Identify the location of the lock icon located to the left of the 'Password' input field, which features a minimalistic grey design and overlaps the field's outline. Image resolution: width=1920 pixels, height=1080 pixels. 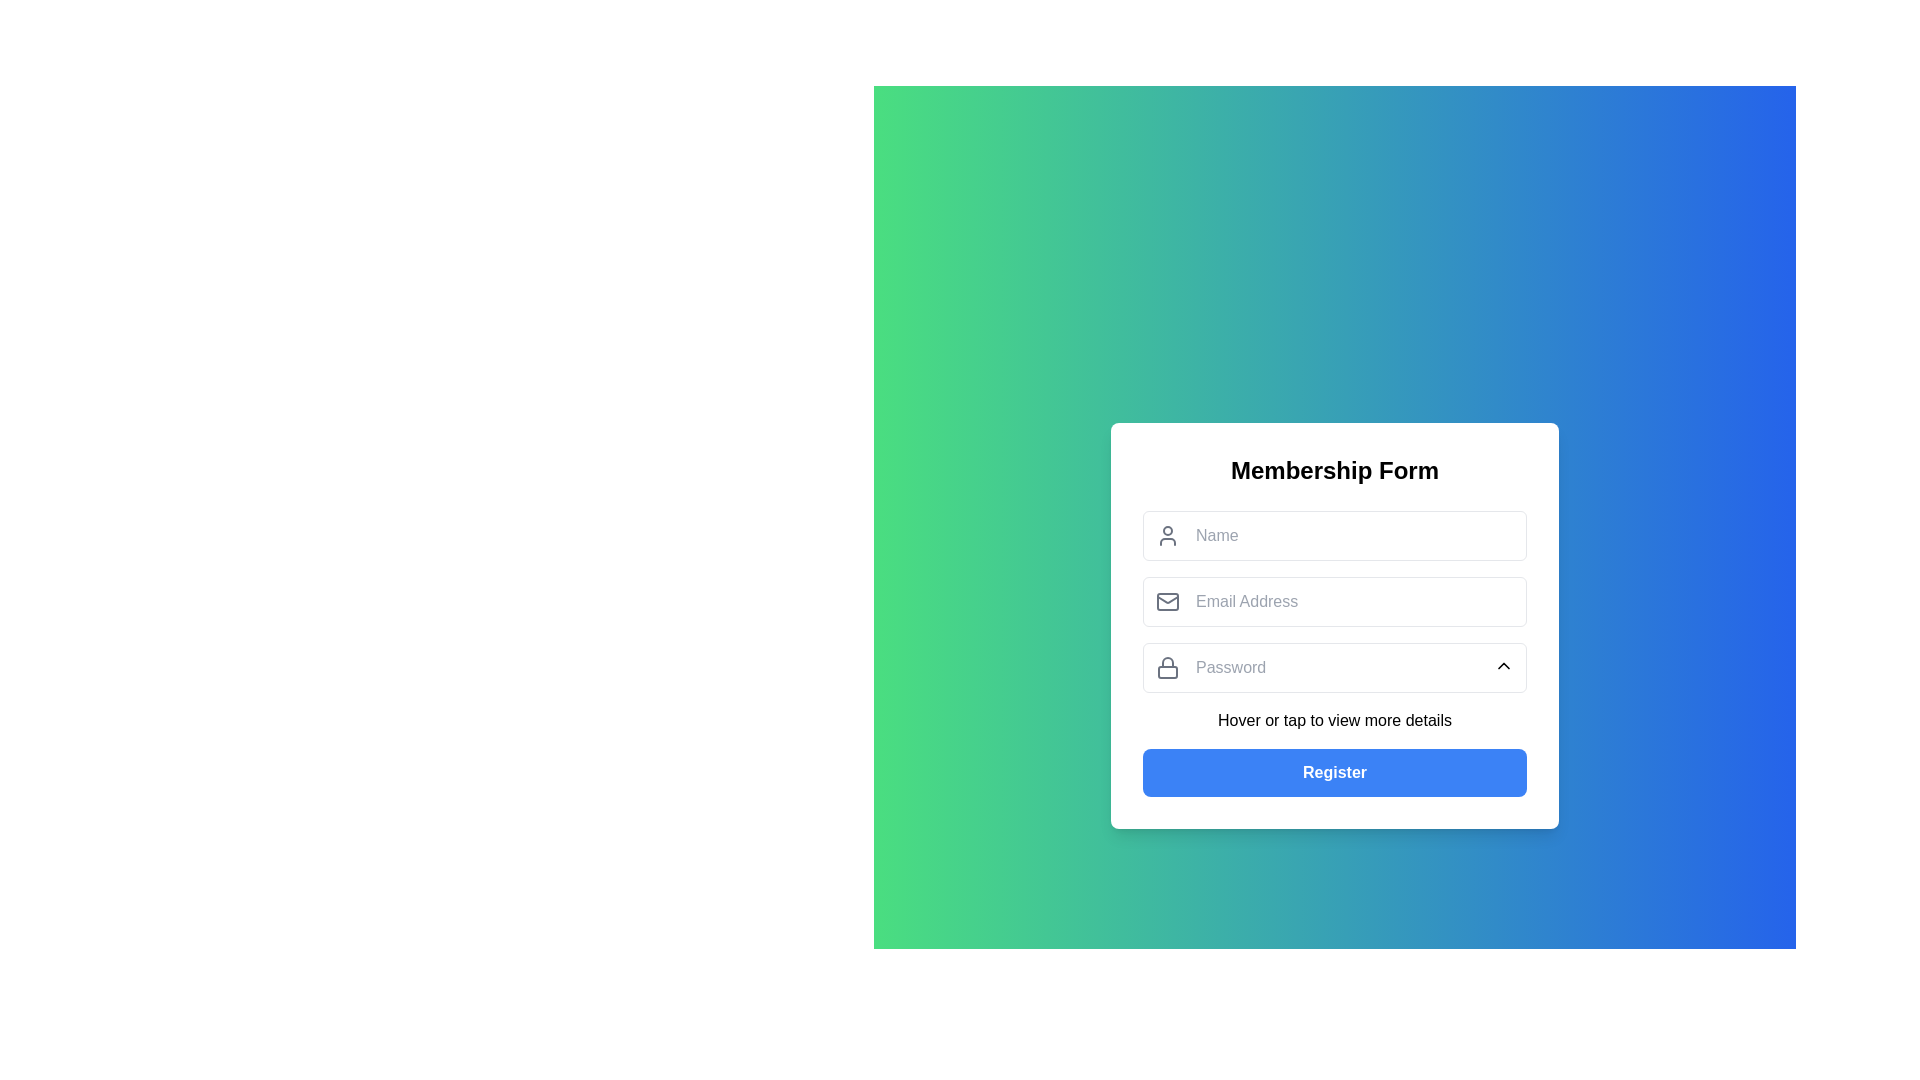
(1167, 667).